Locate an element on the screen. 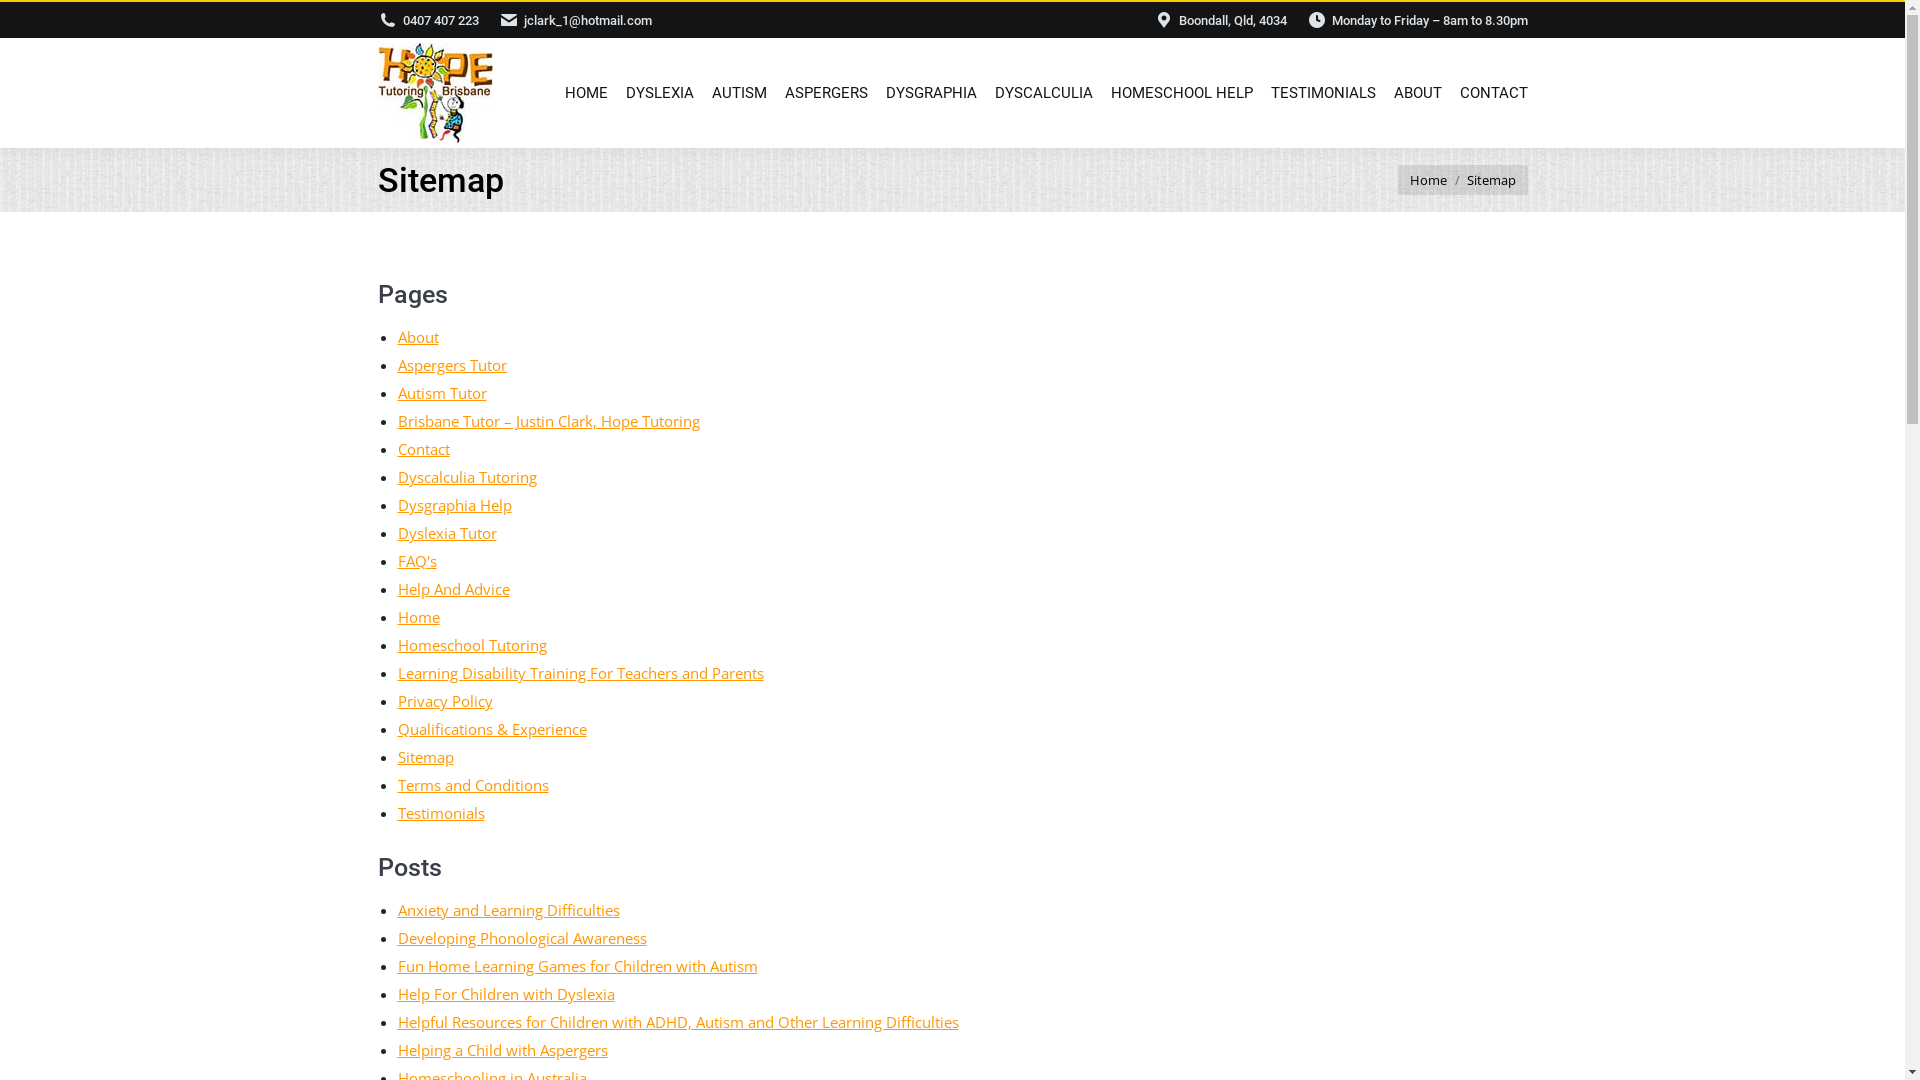 The image size is (1920, 1080). 'HOMESCHOOL HELP' is located at coordinates (1101, 92).